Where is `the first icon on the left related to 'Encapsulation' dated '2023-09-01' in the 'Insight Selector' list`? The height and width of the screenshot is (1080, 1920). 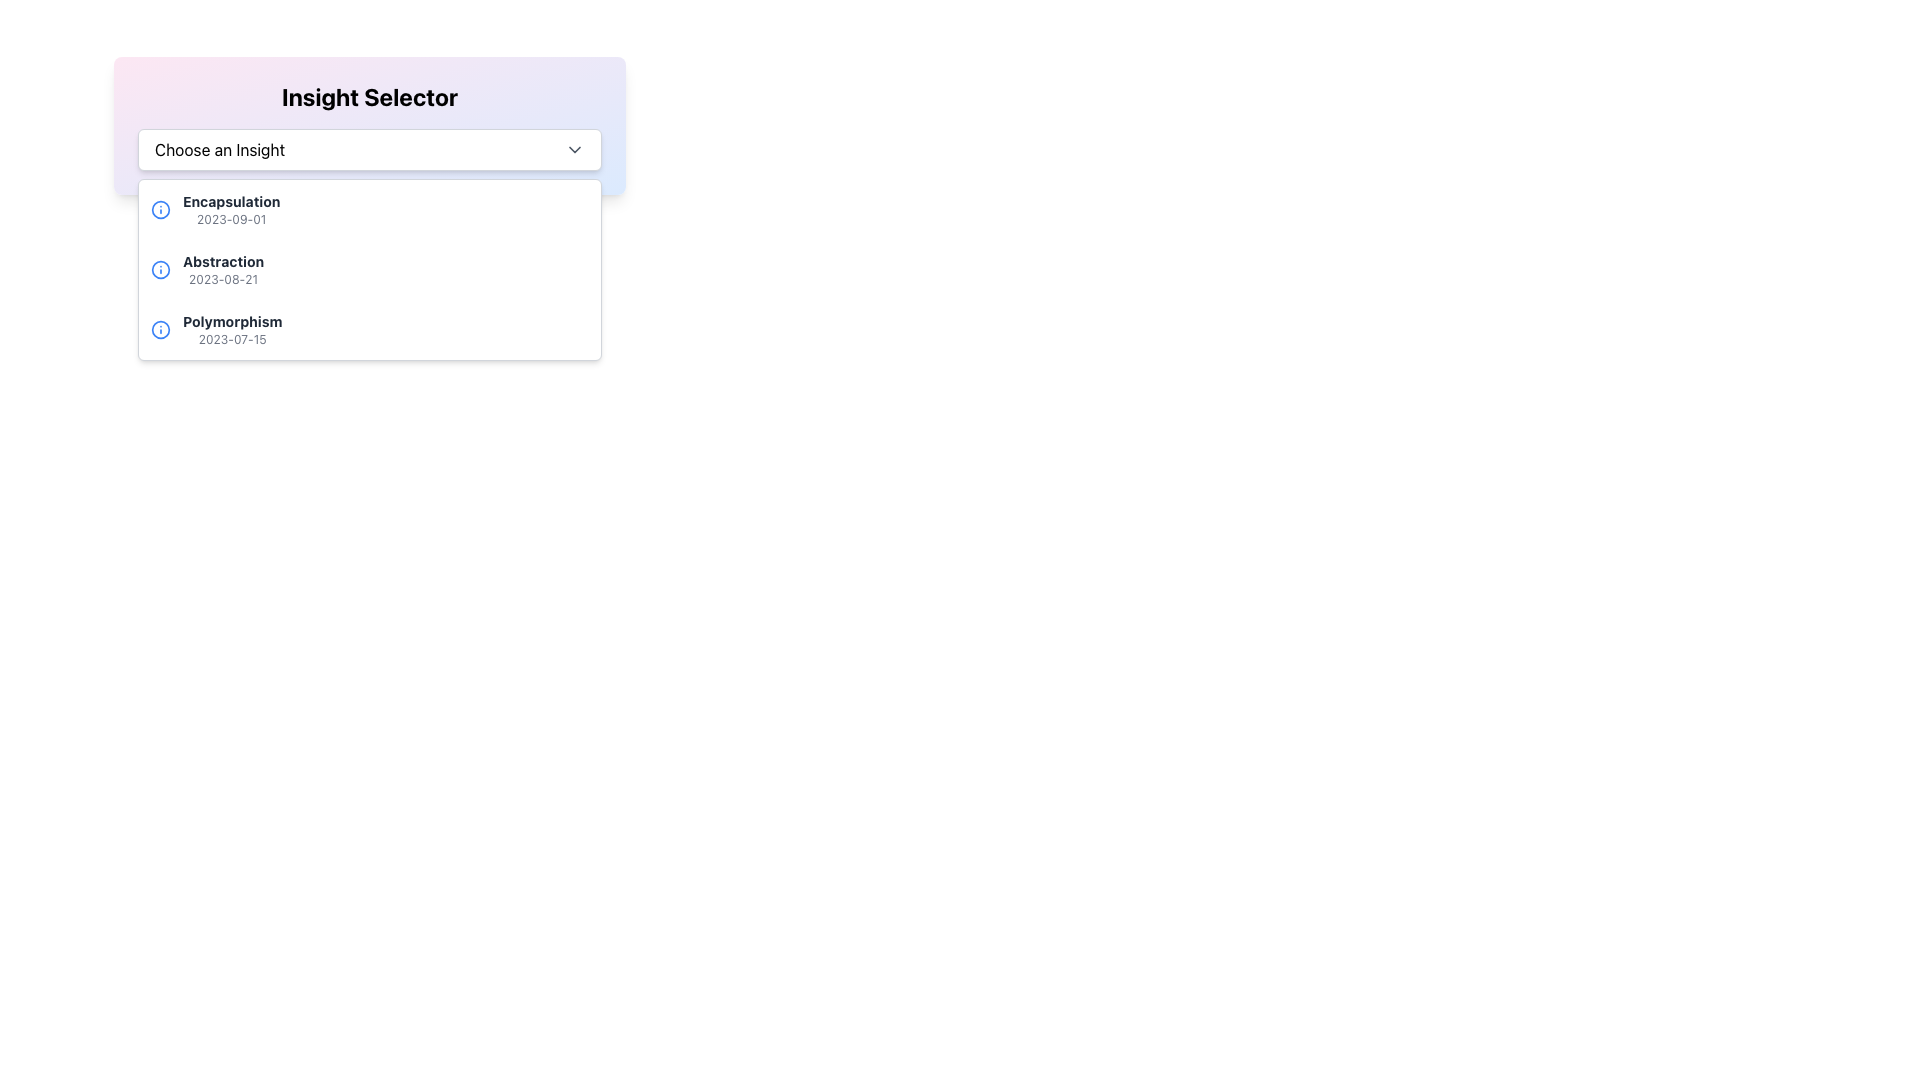 the first icon on the left related to 'Encapsulation' dated '2023-09-01' in the 'Insight Selector' list is located at coordinates (161, 209).